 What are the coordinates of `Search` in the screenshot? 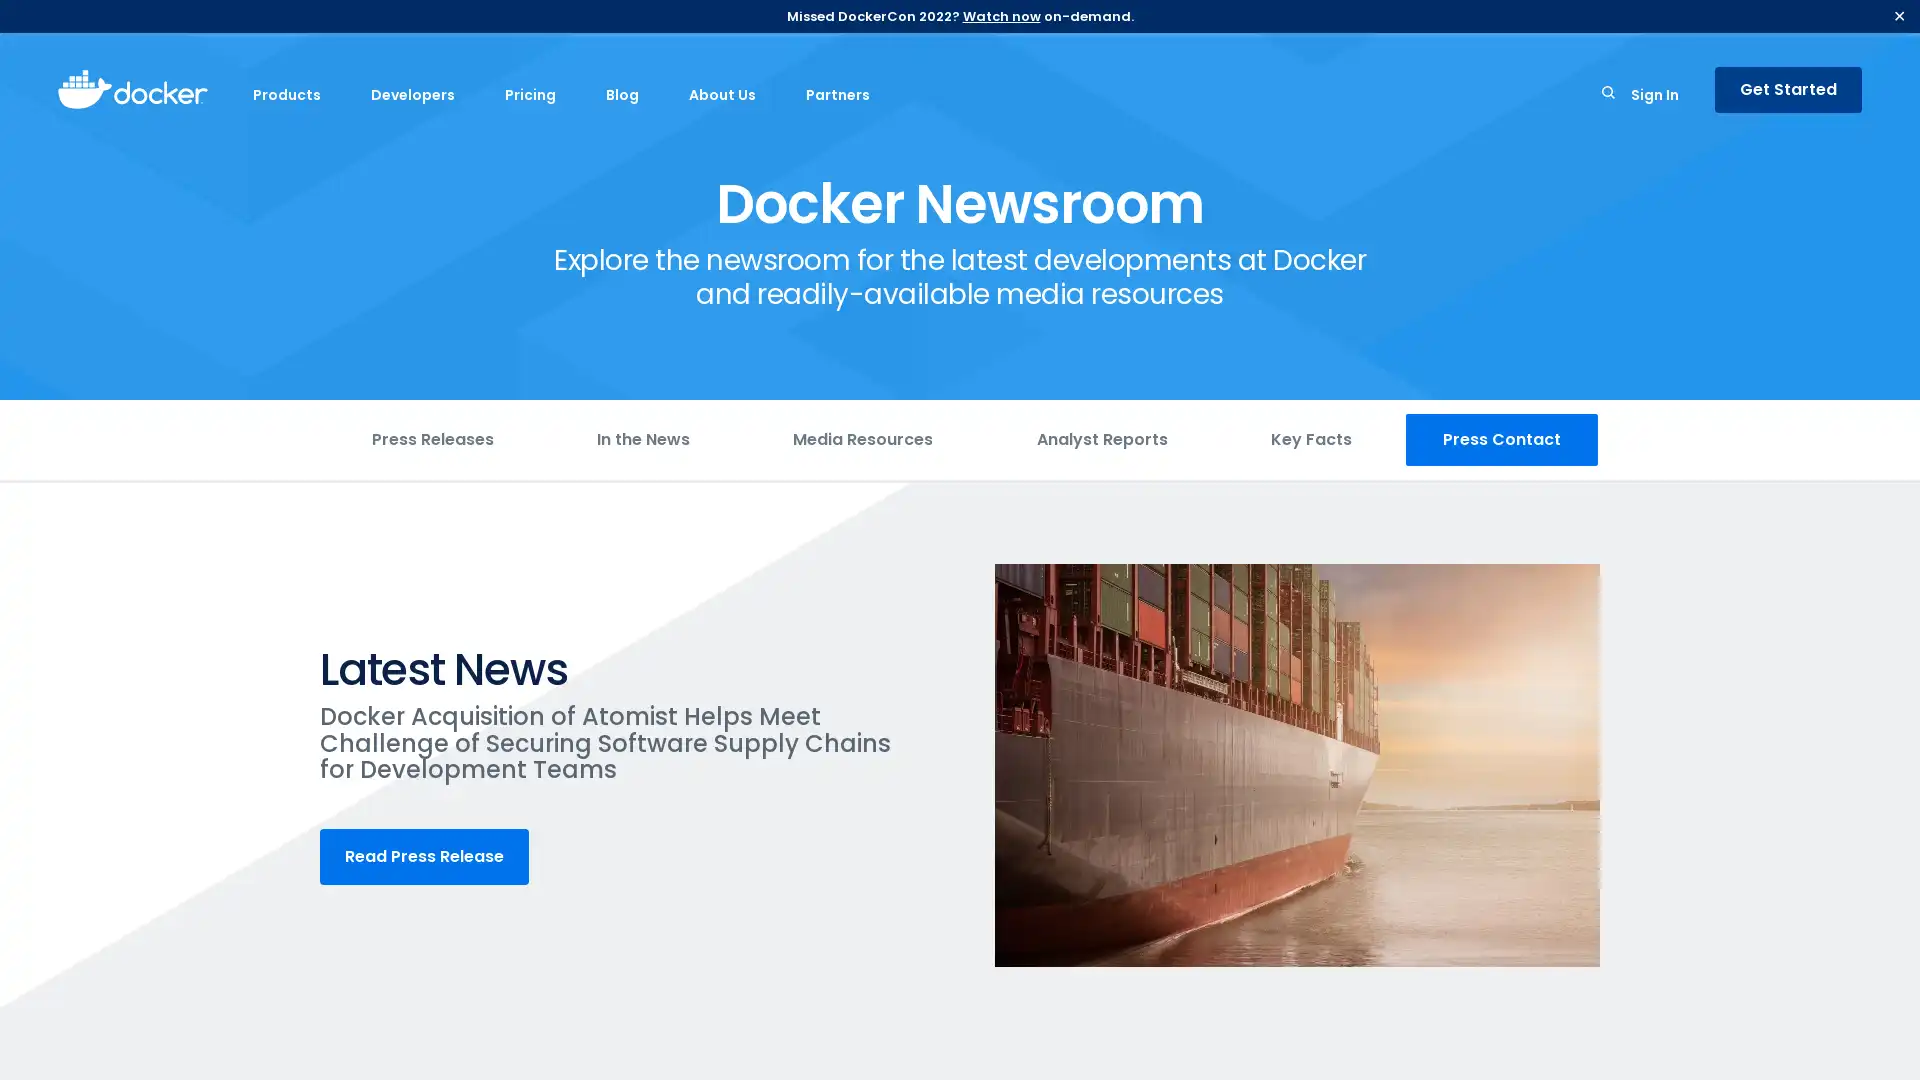 It's located at (1608, 96).